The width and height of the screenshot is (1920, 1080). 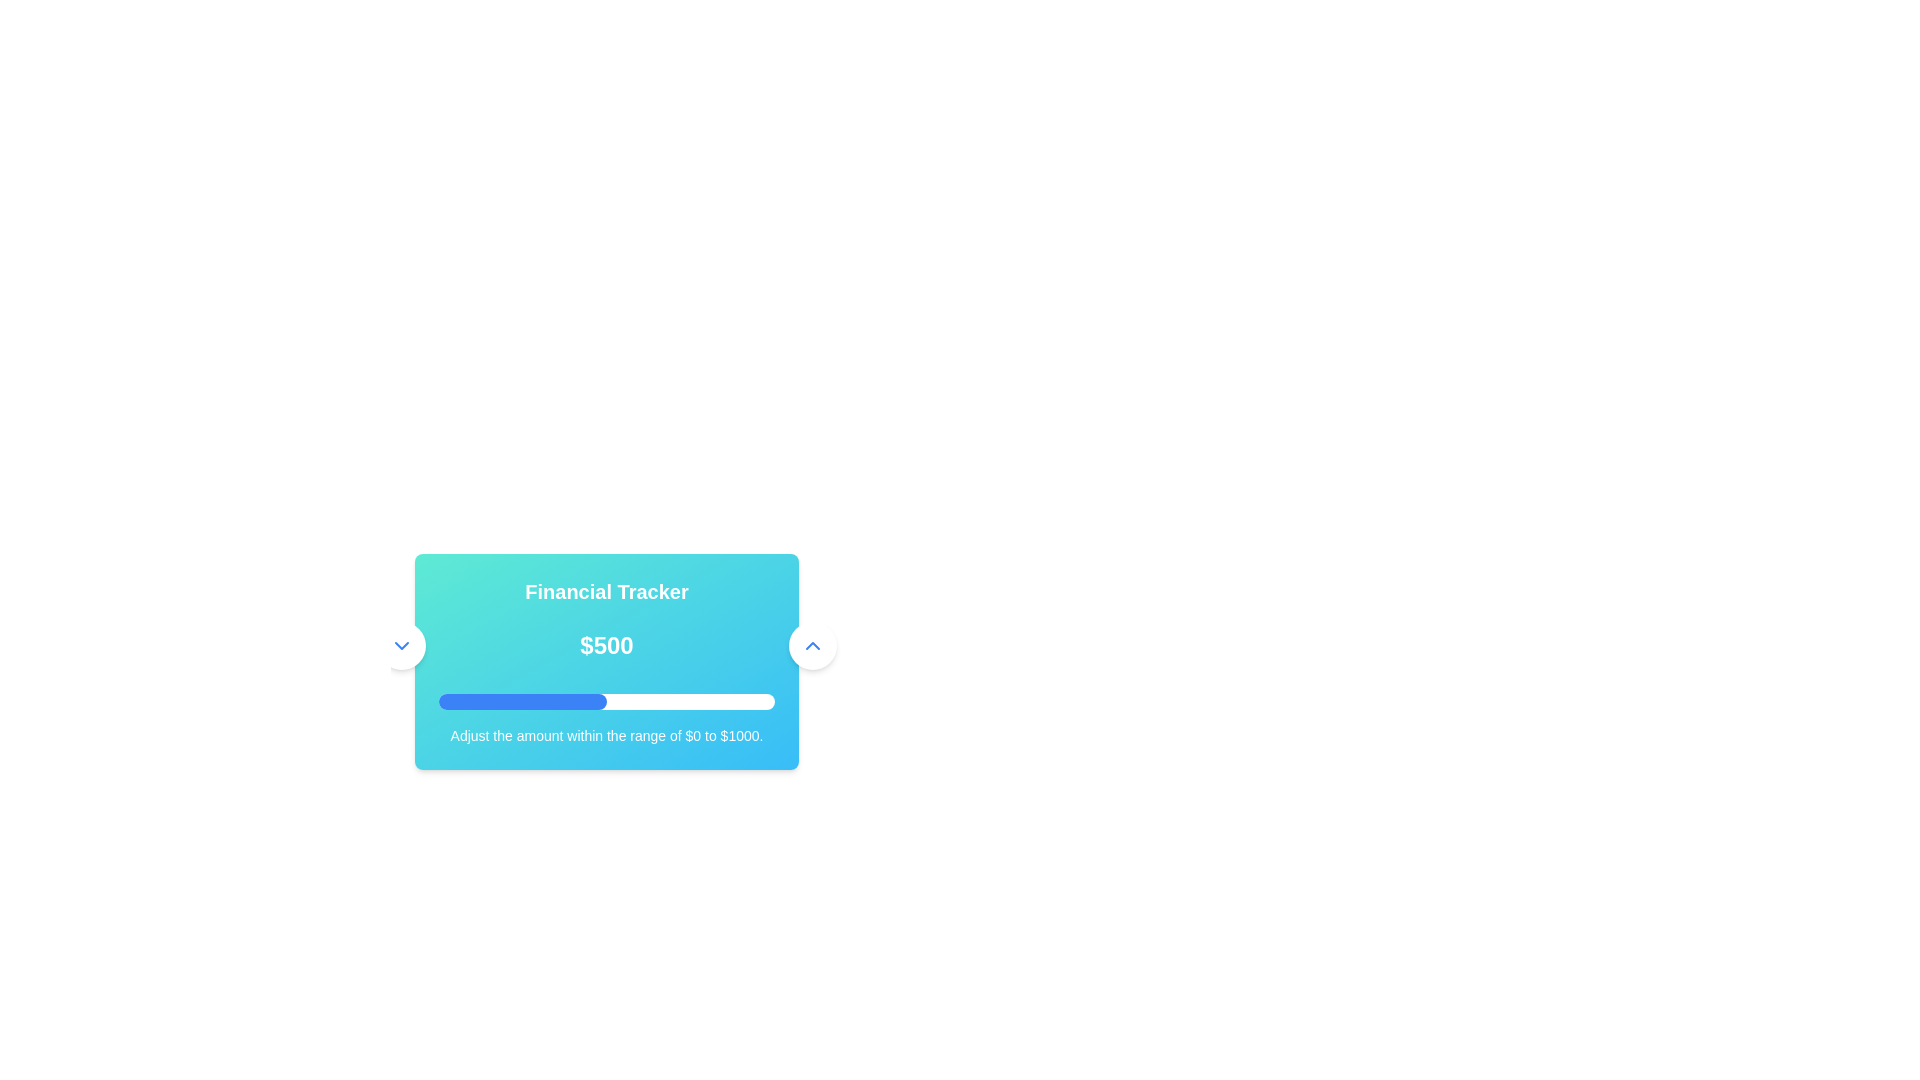 I want to click on the slider, so click(x=573, y=701).